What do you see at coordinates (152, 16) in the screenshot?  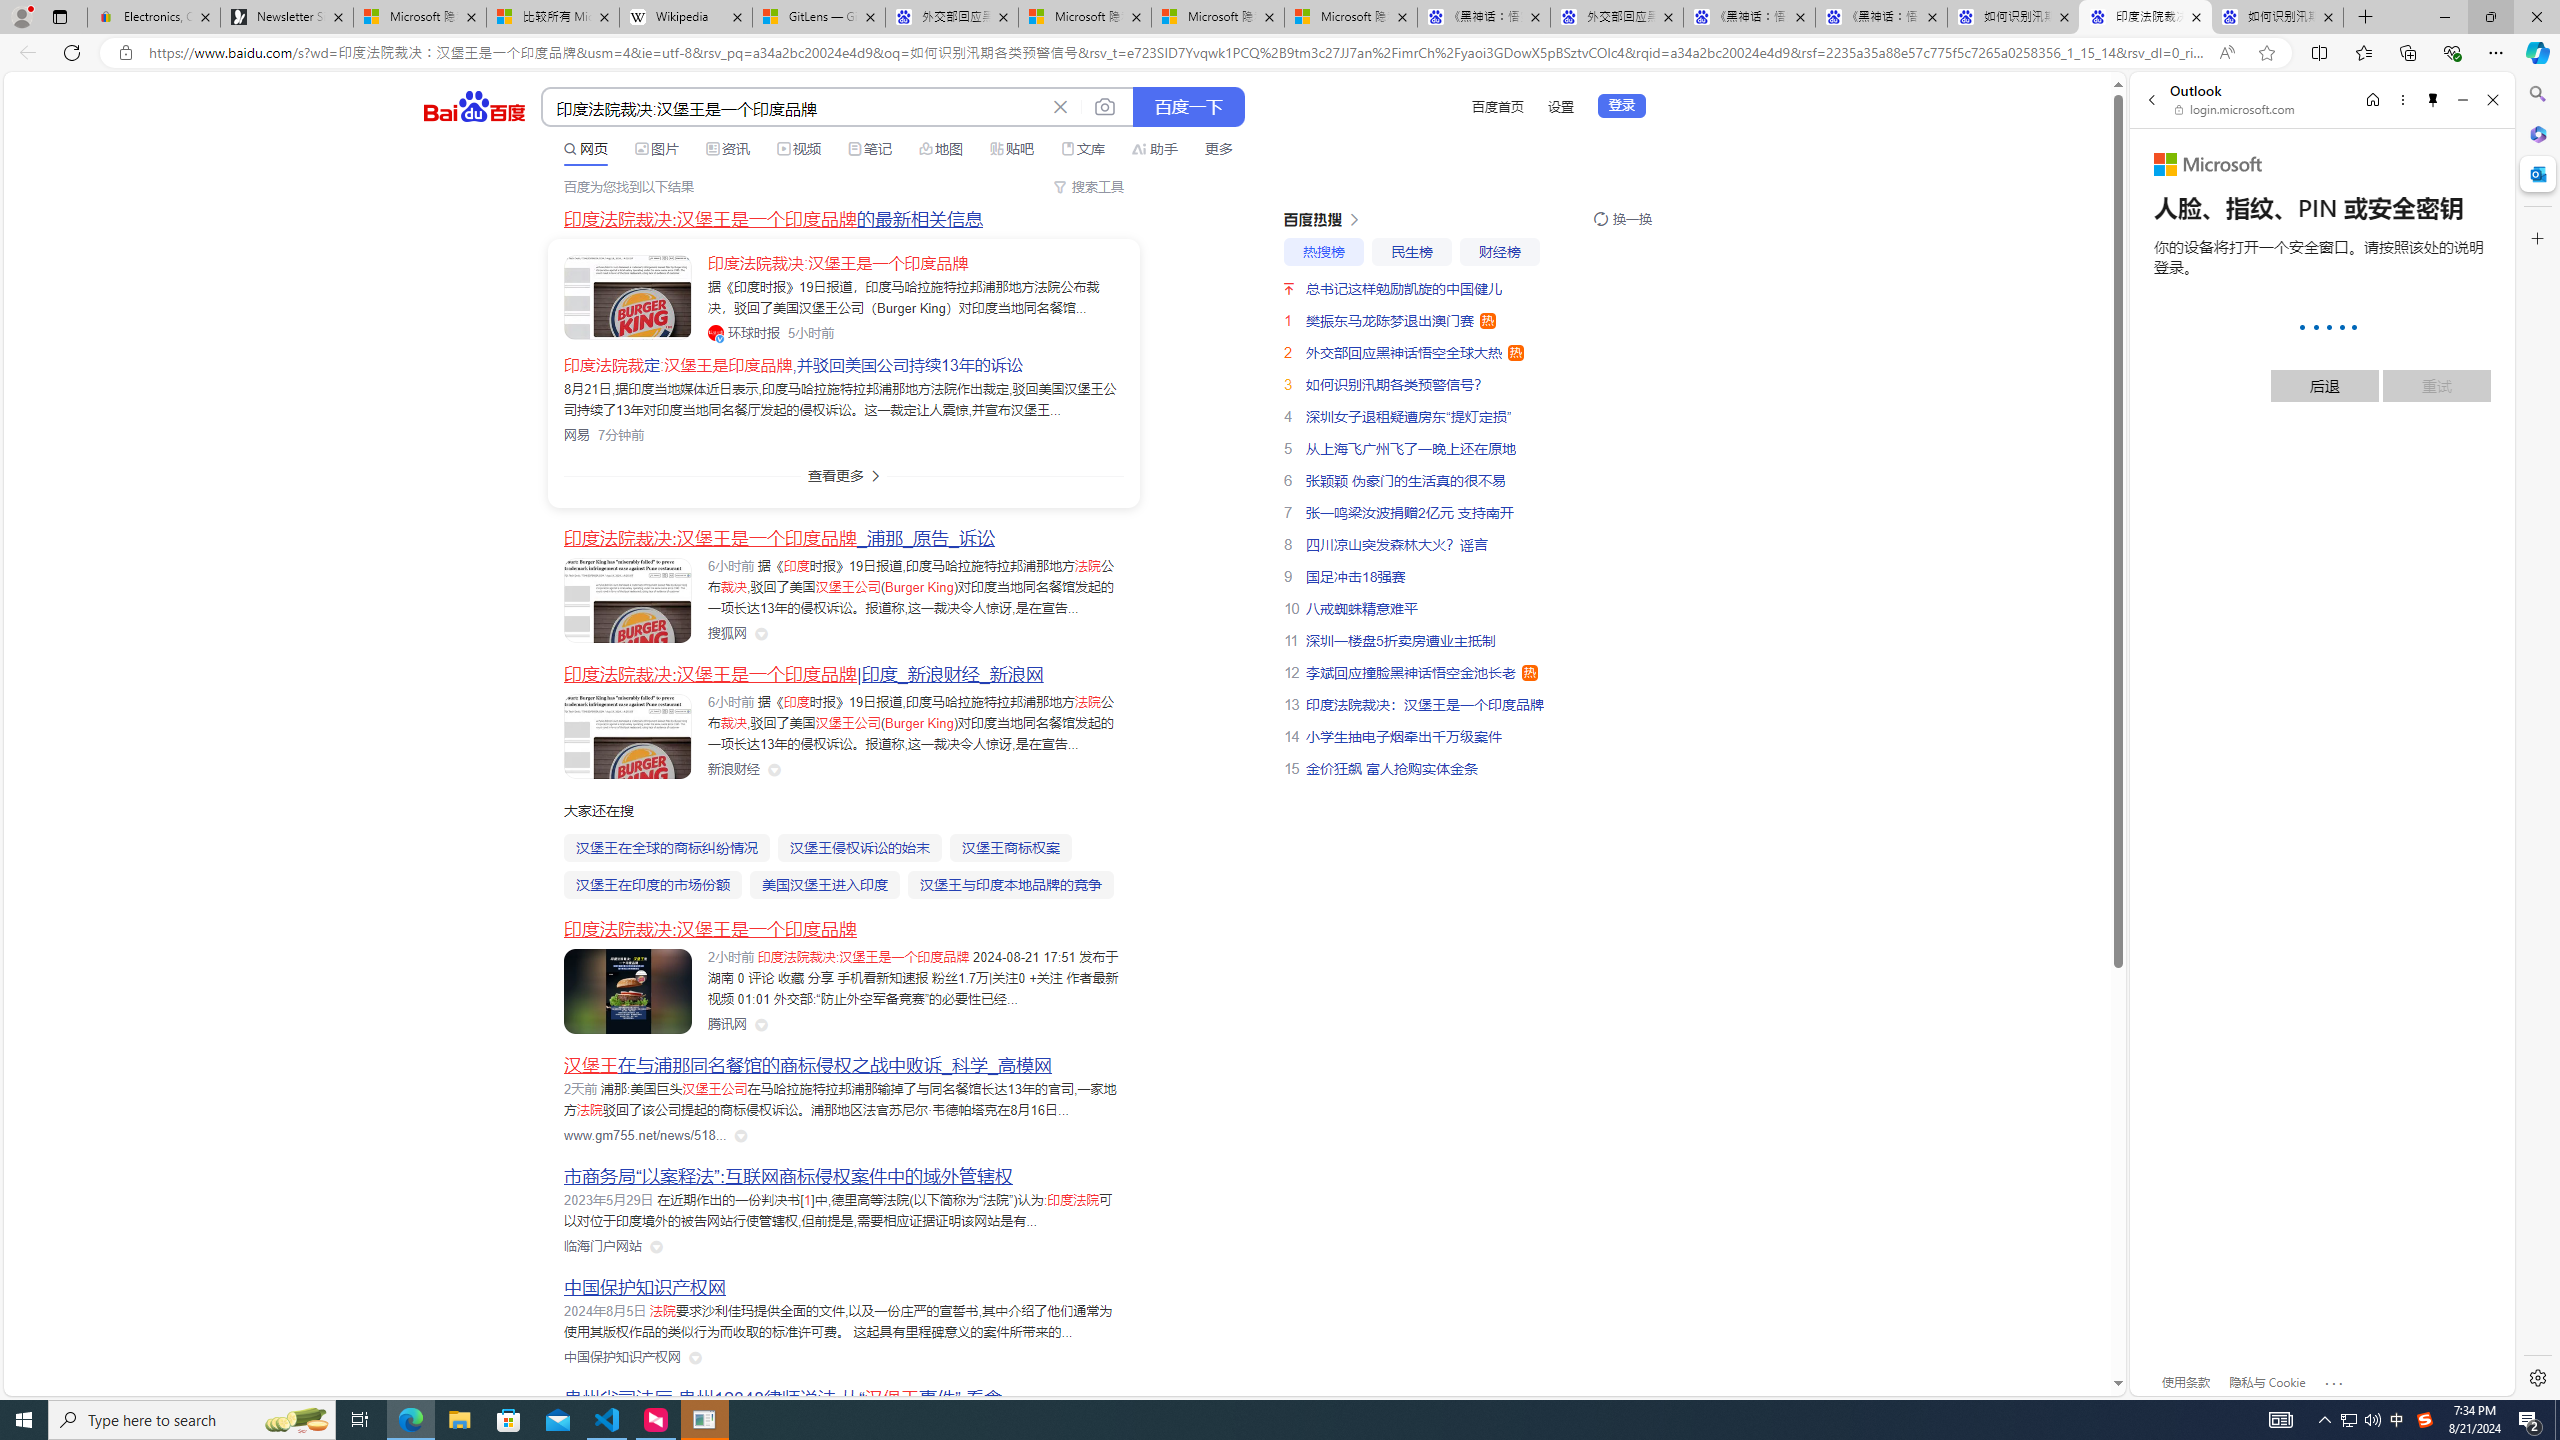 I see `'Electronics, Cars, Fashion, Collectibles & More | eBay'` at bounding box center [152, 16].